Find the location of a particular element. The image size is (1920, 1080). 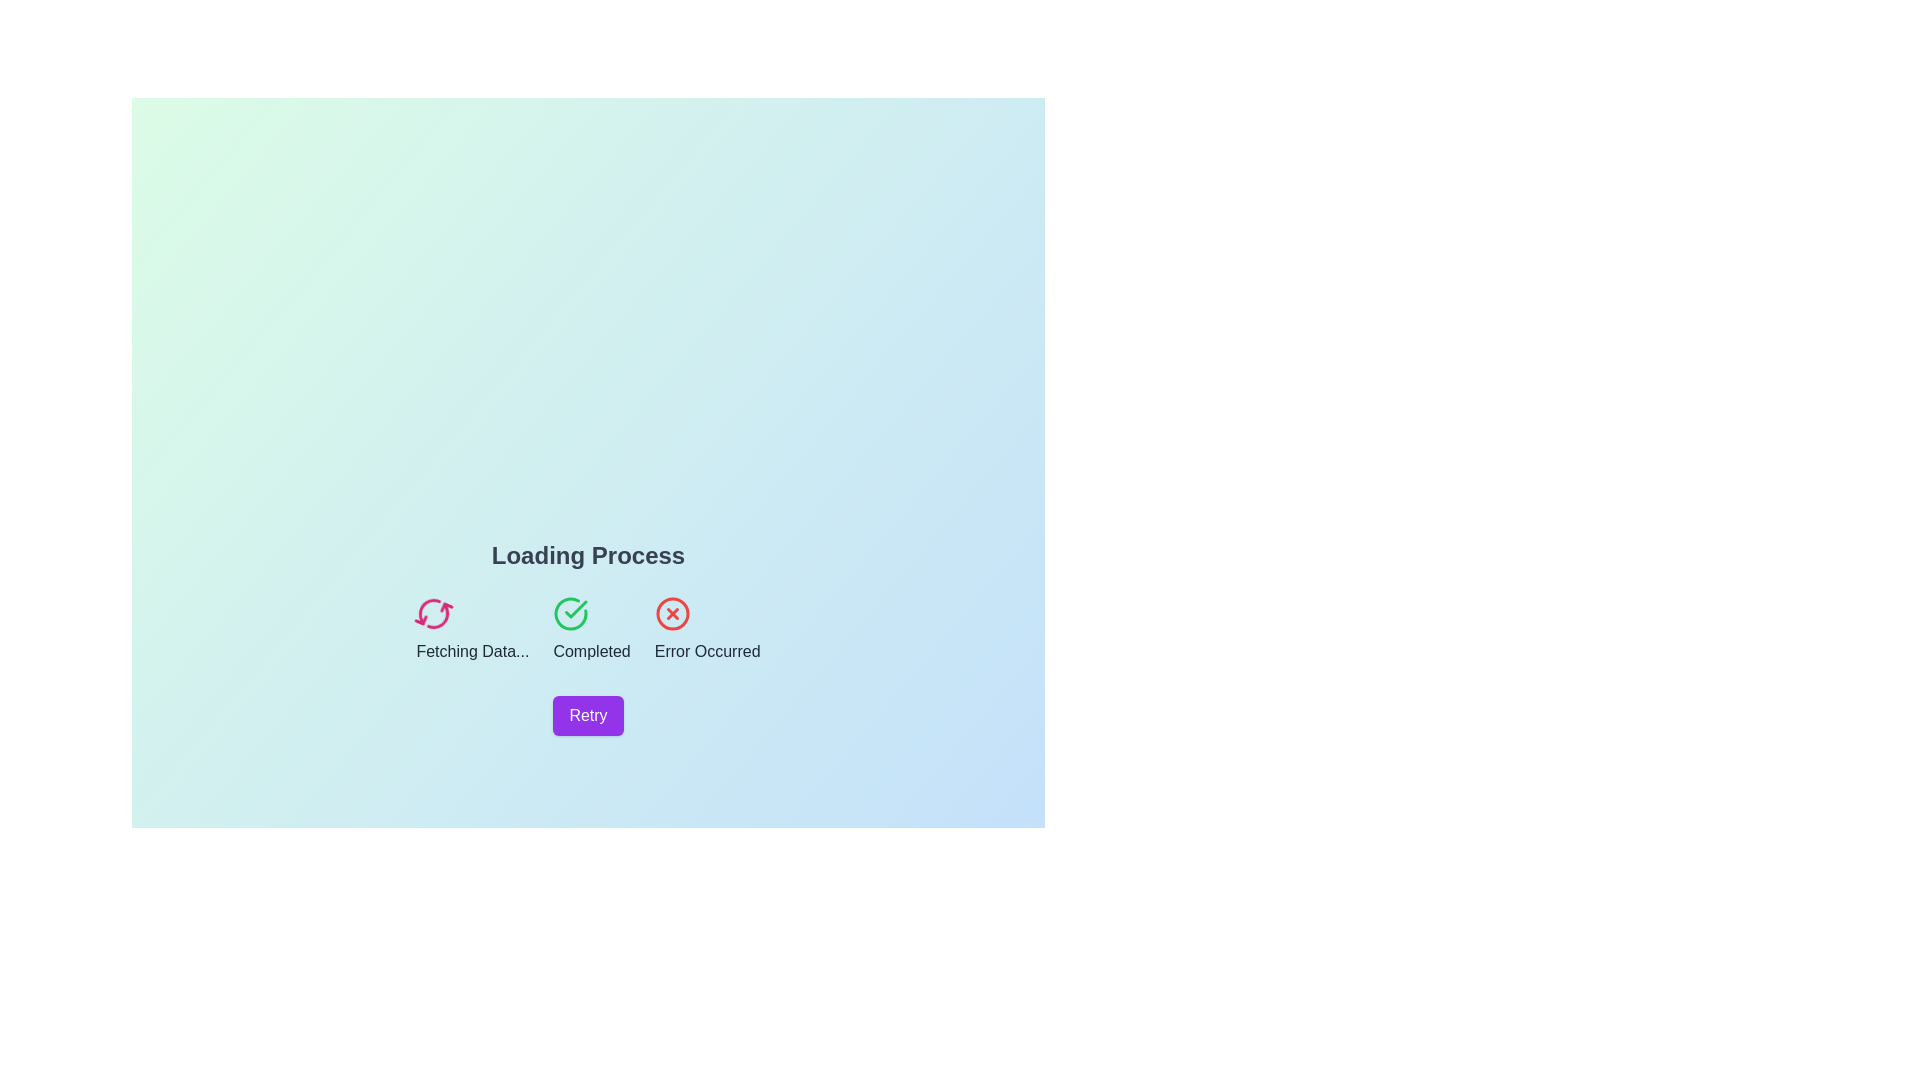

the success indication label located in the center of a row of status indicators, directly beneath a green checkmark icon, between 'Fetching Data...' and 'Error Occurred' is located at coordinates (591, 651).